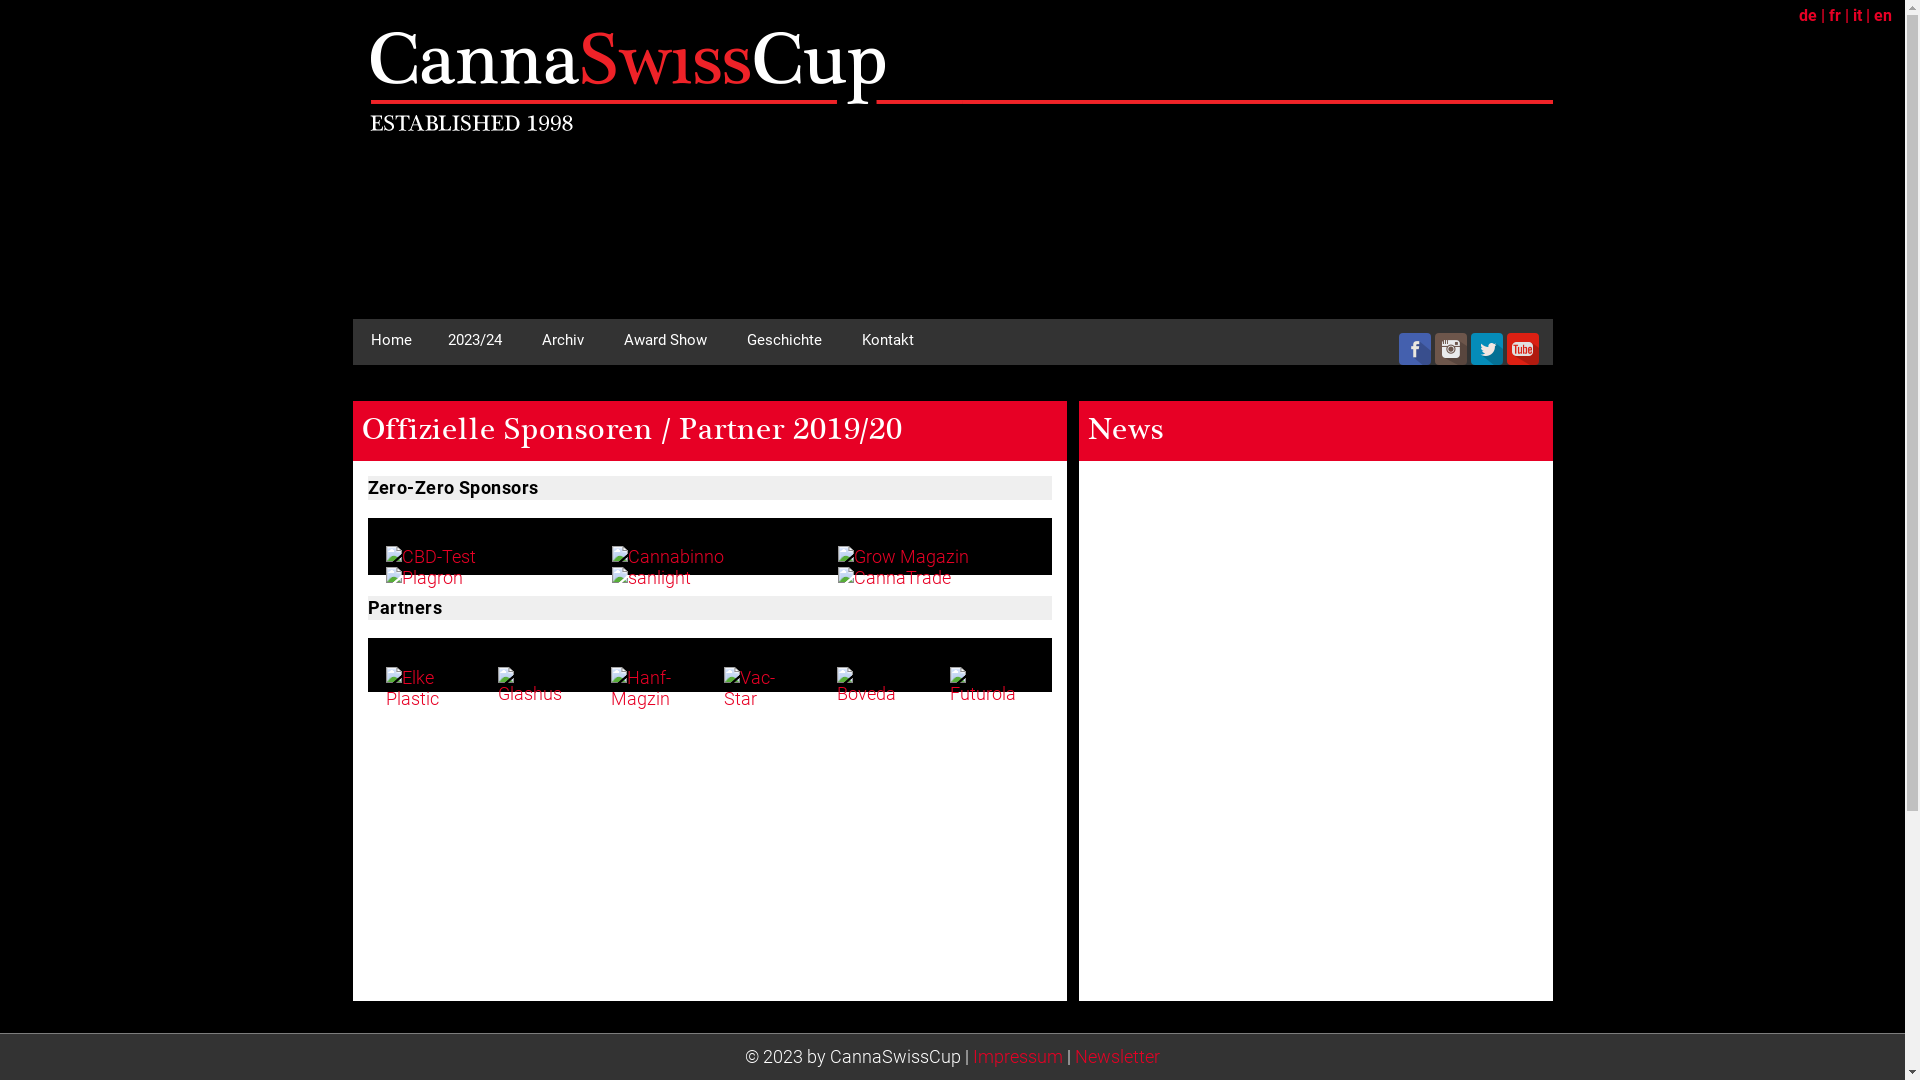  What do you see at coordinates (1834, 15) in the screenshot?
I see `'fr'` at bounding box center [1834, 15].